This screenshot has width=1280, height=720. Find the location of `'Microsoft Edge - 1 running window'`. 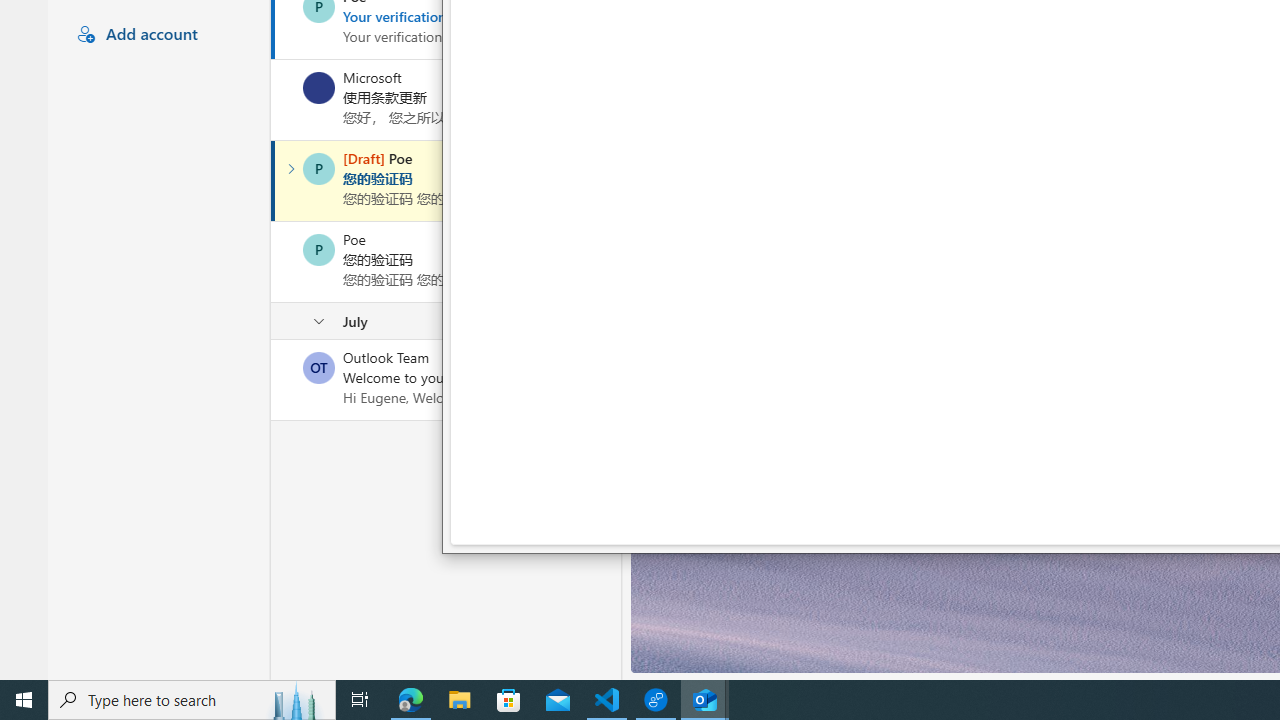

'Microsoft Edge - 1 running window' is located at coordinates (410, 698).